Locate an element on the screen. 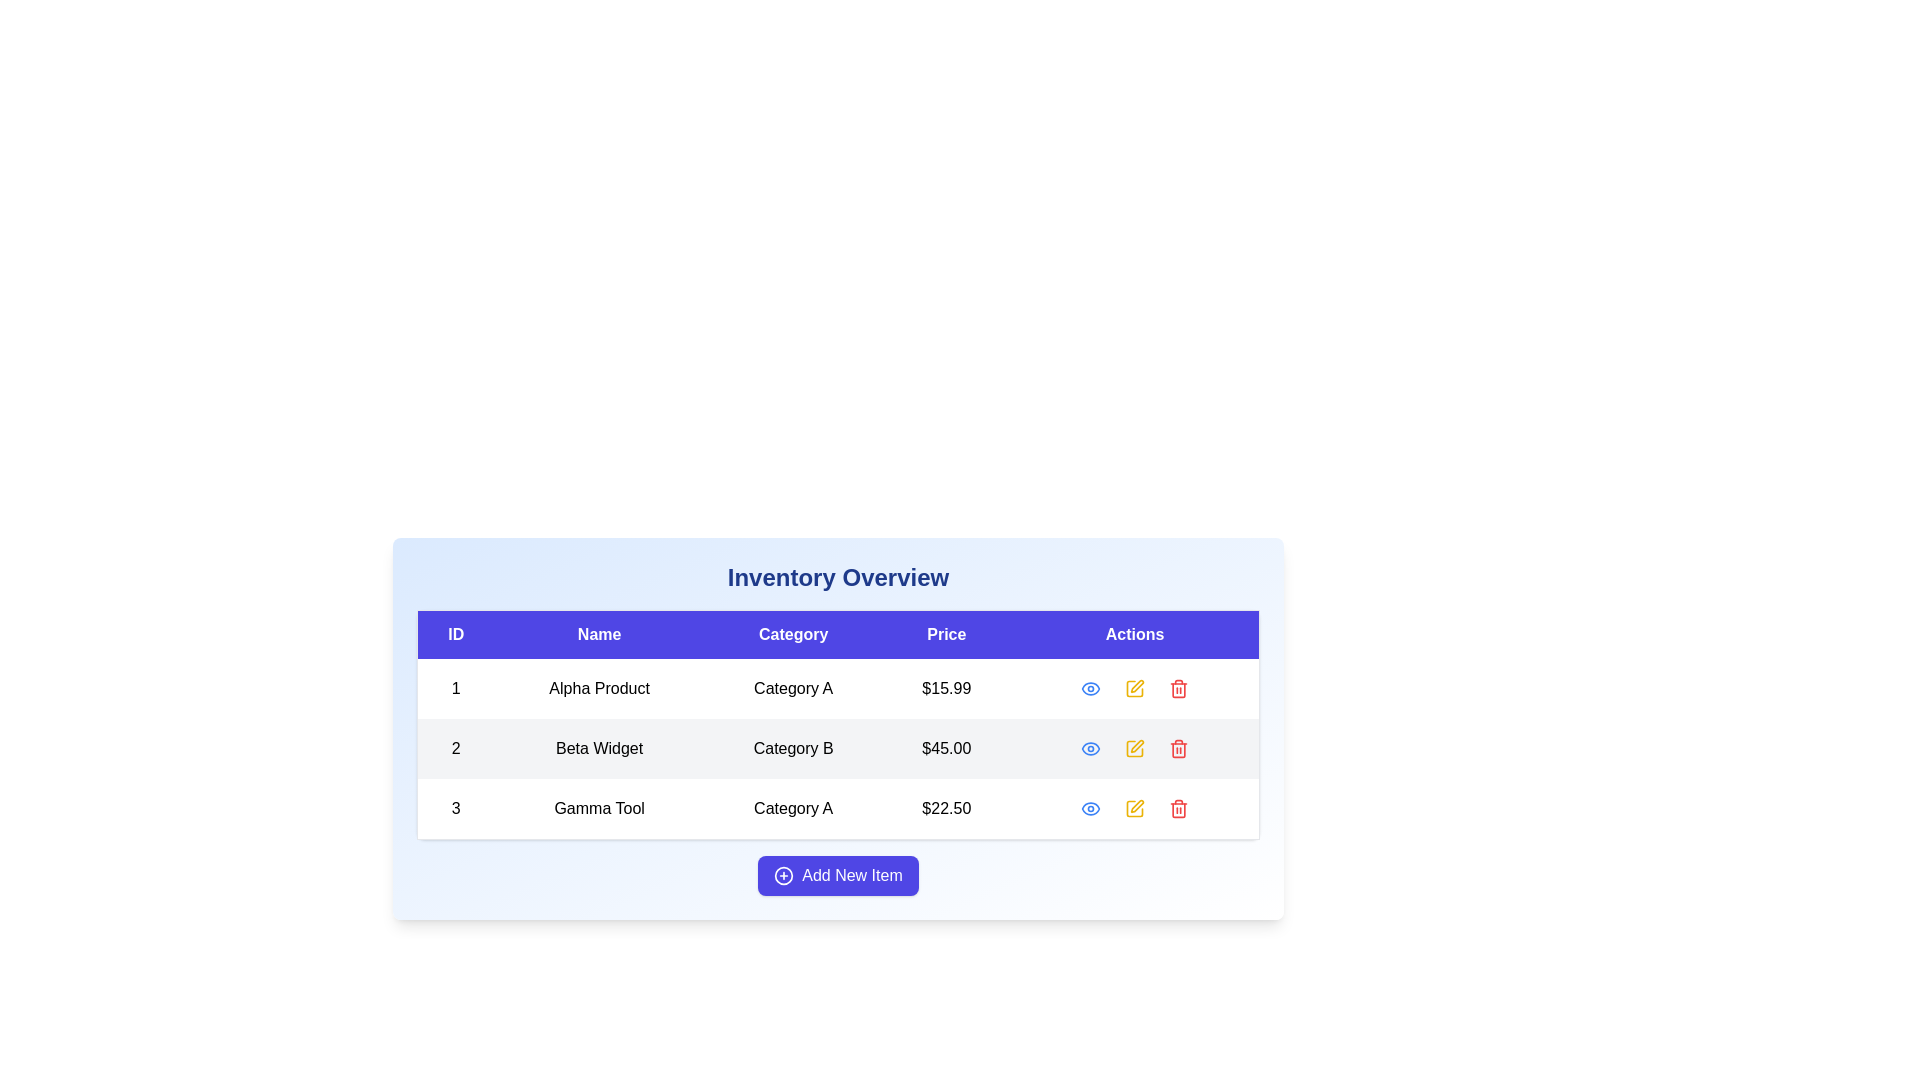 This screenshot has width=1920, height=1080. the yellow pen icon in the 'Actions' column of the table, specifically in the second row corresponding to the product 'Beta Widget' is located at coordinates (1137, 685).